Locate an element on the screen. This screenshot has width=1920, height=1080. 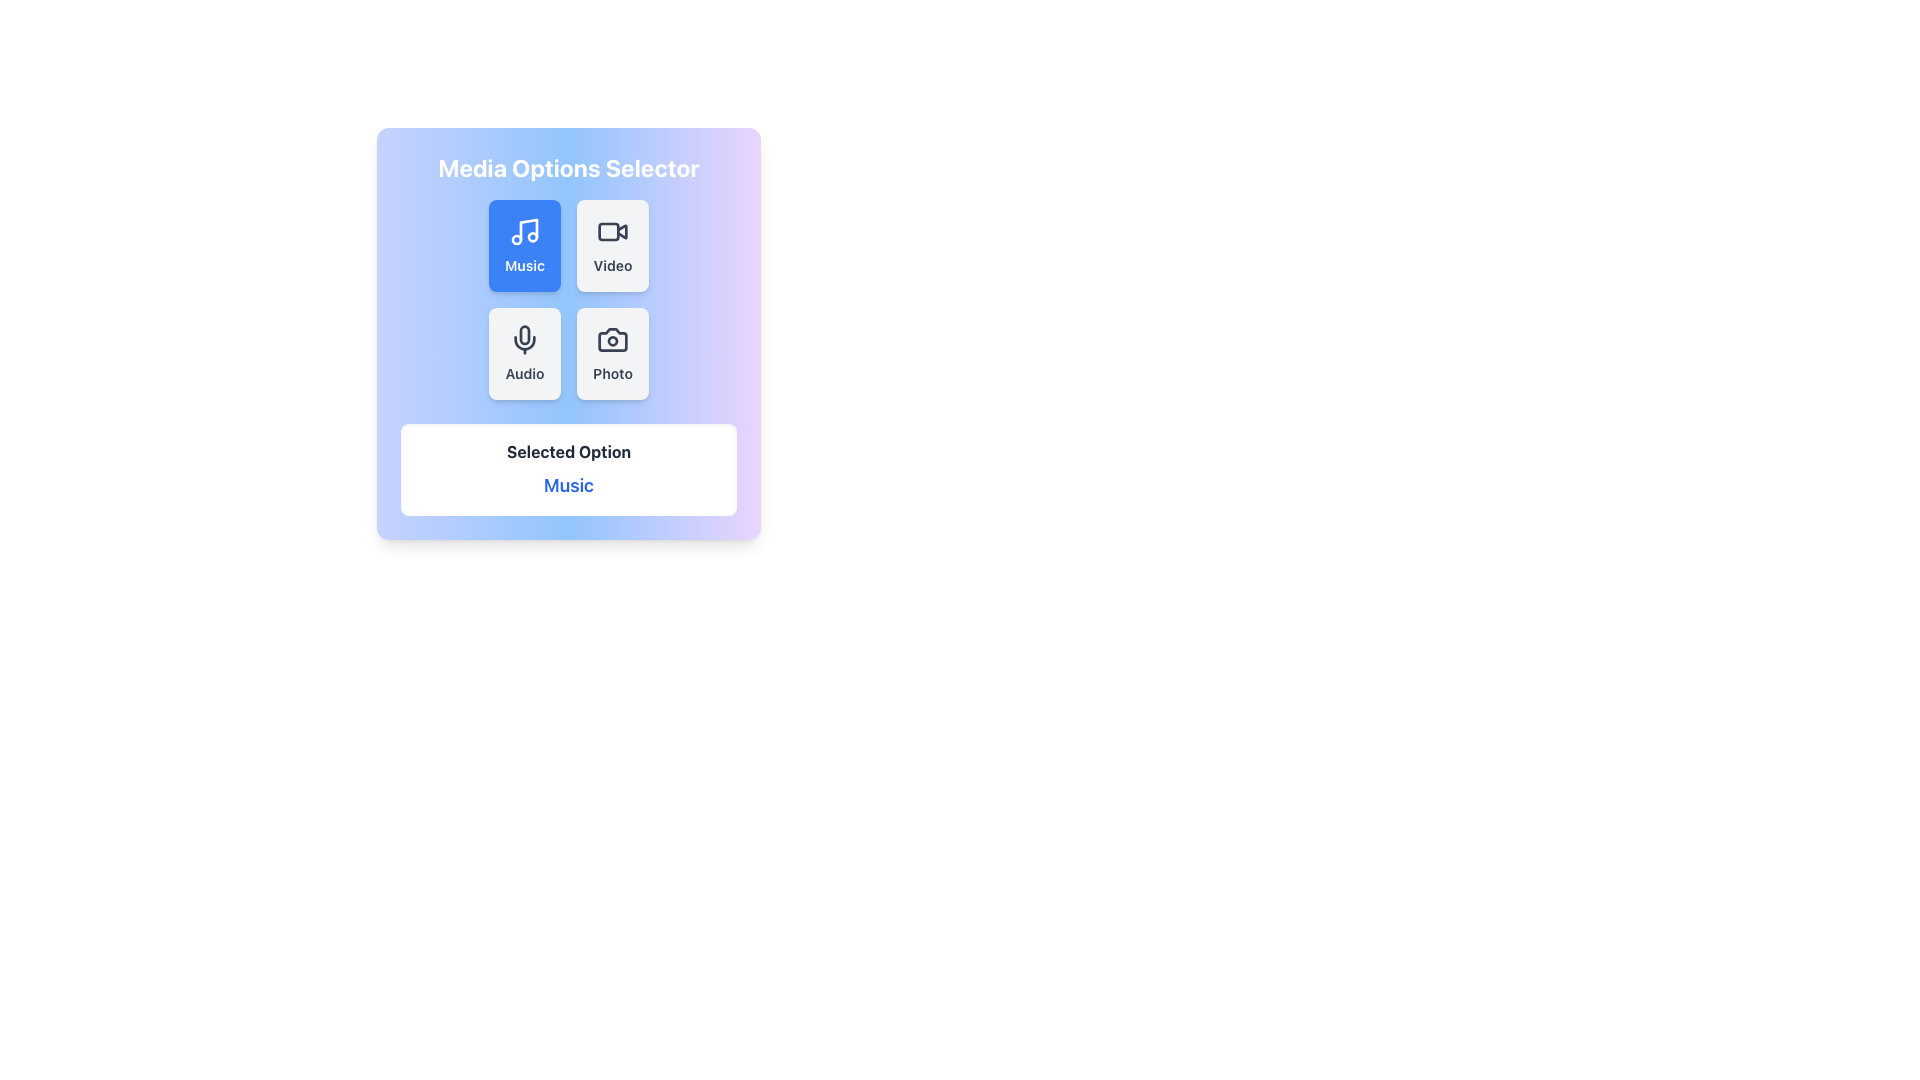
the 'Video' button, which has a rounded rectangular shape, light gray background, and features a dark gray video camera icon above the label 'Video' is located at coordinates (612, 245).